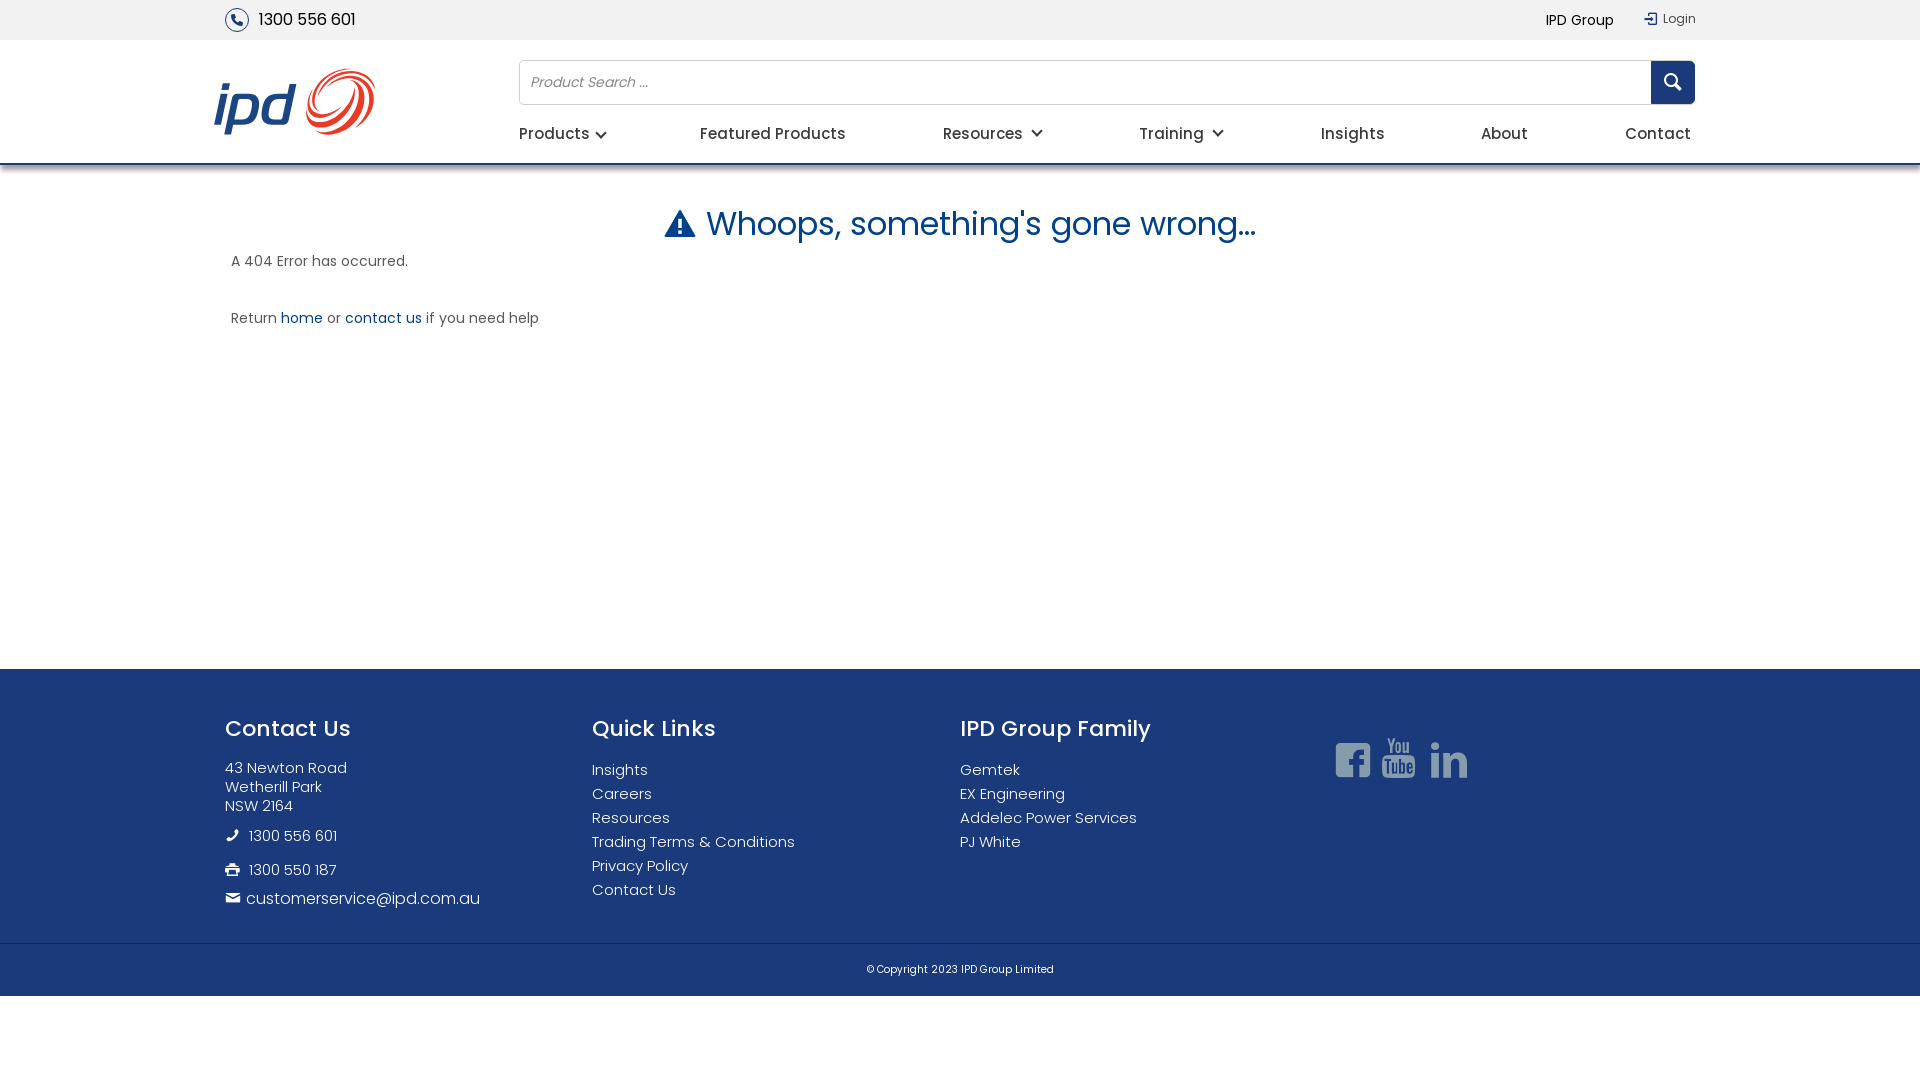  Describe the element at coordinates (301, 316) in the screenshot. I see `'home'` at that location.